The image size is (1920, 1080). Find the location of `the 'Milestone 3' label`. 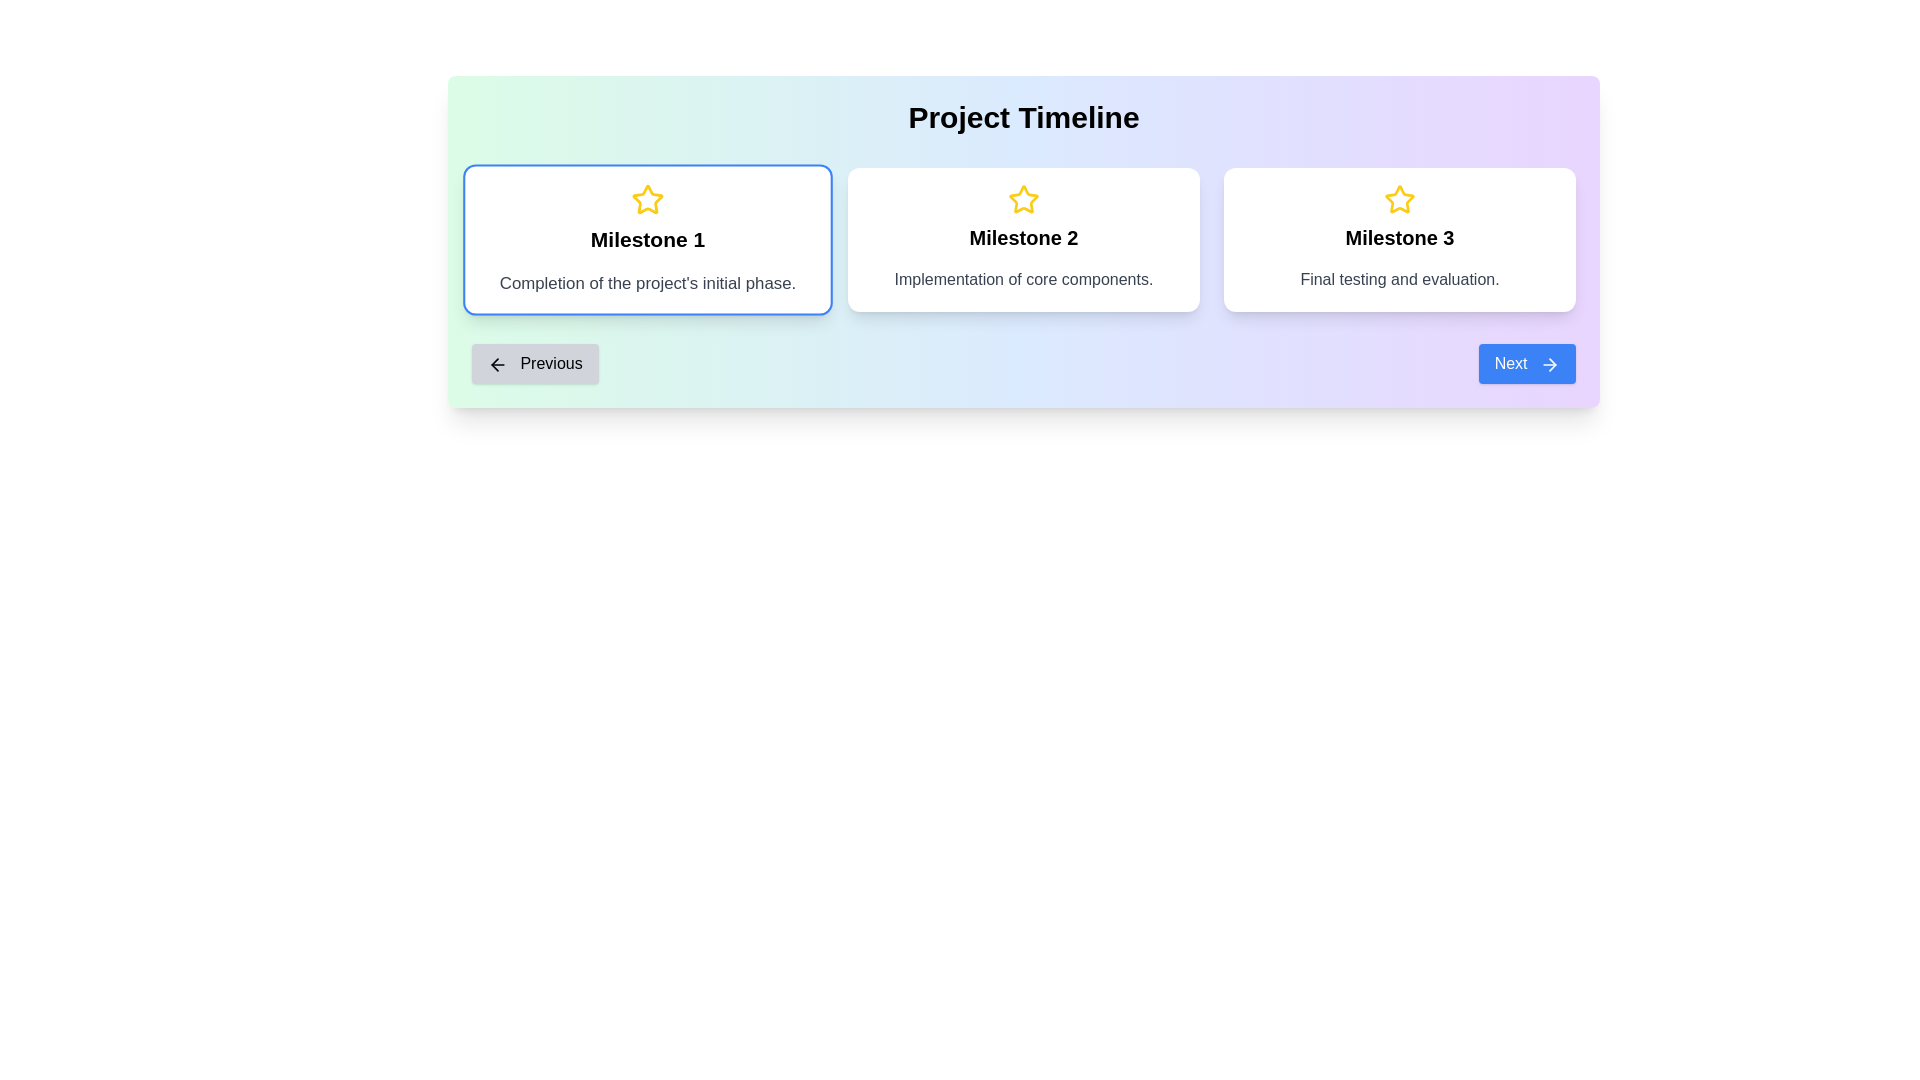

the 'Milestone 3' label is located at coordinates (1399, 237).